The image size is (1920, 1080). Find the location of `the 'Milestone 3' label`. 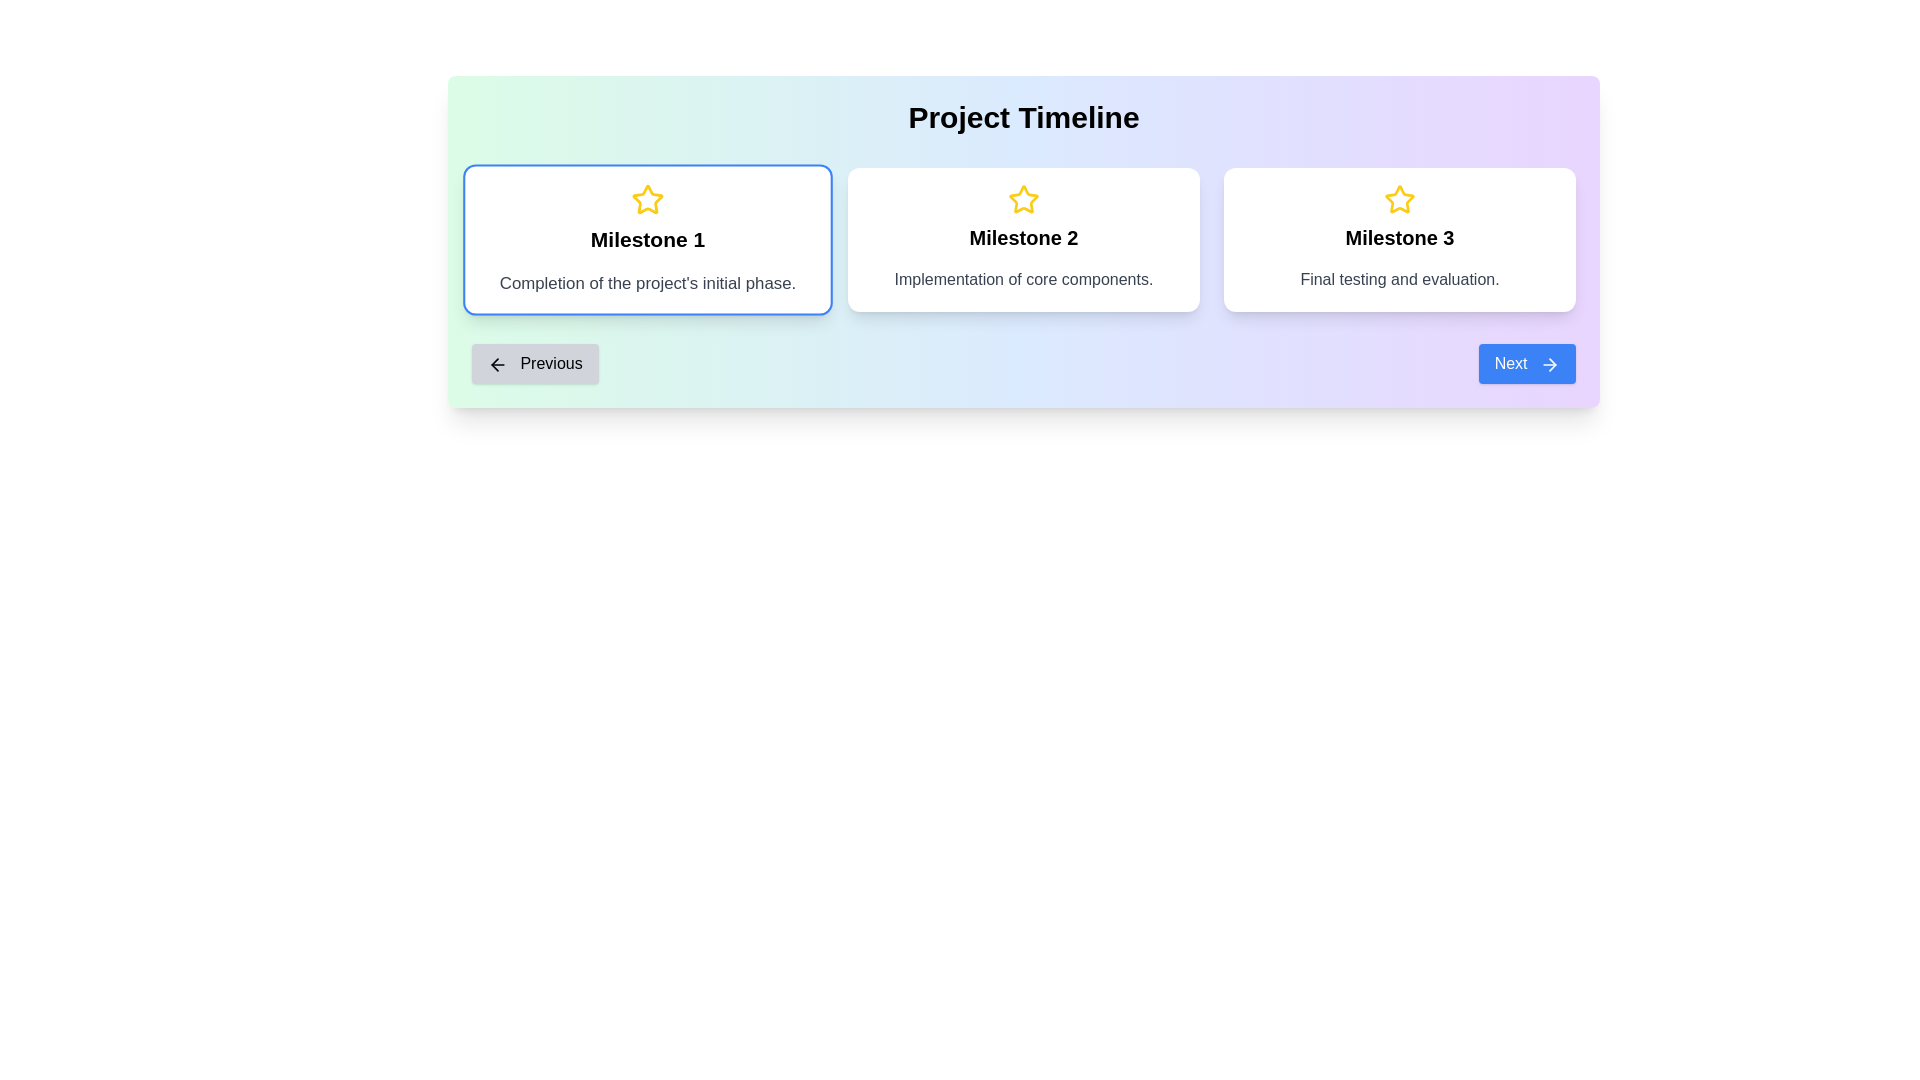

the 'Milestone 3' label is located at coordinates (1399, 237).